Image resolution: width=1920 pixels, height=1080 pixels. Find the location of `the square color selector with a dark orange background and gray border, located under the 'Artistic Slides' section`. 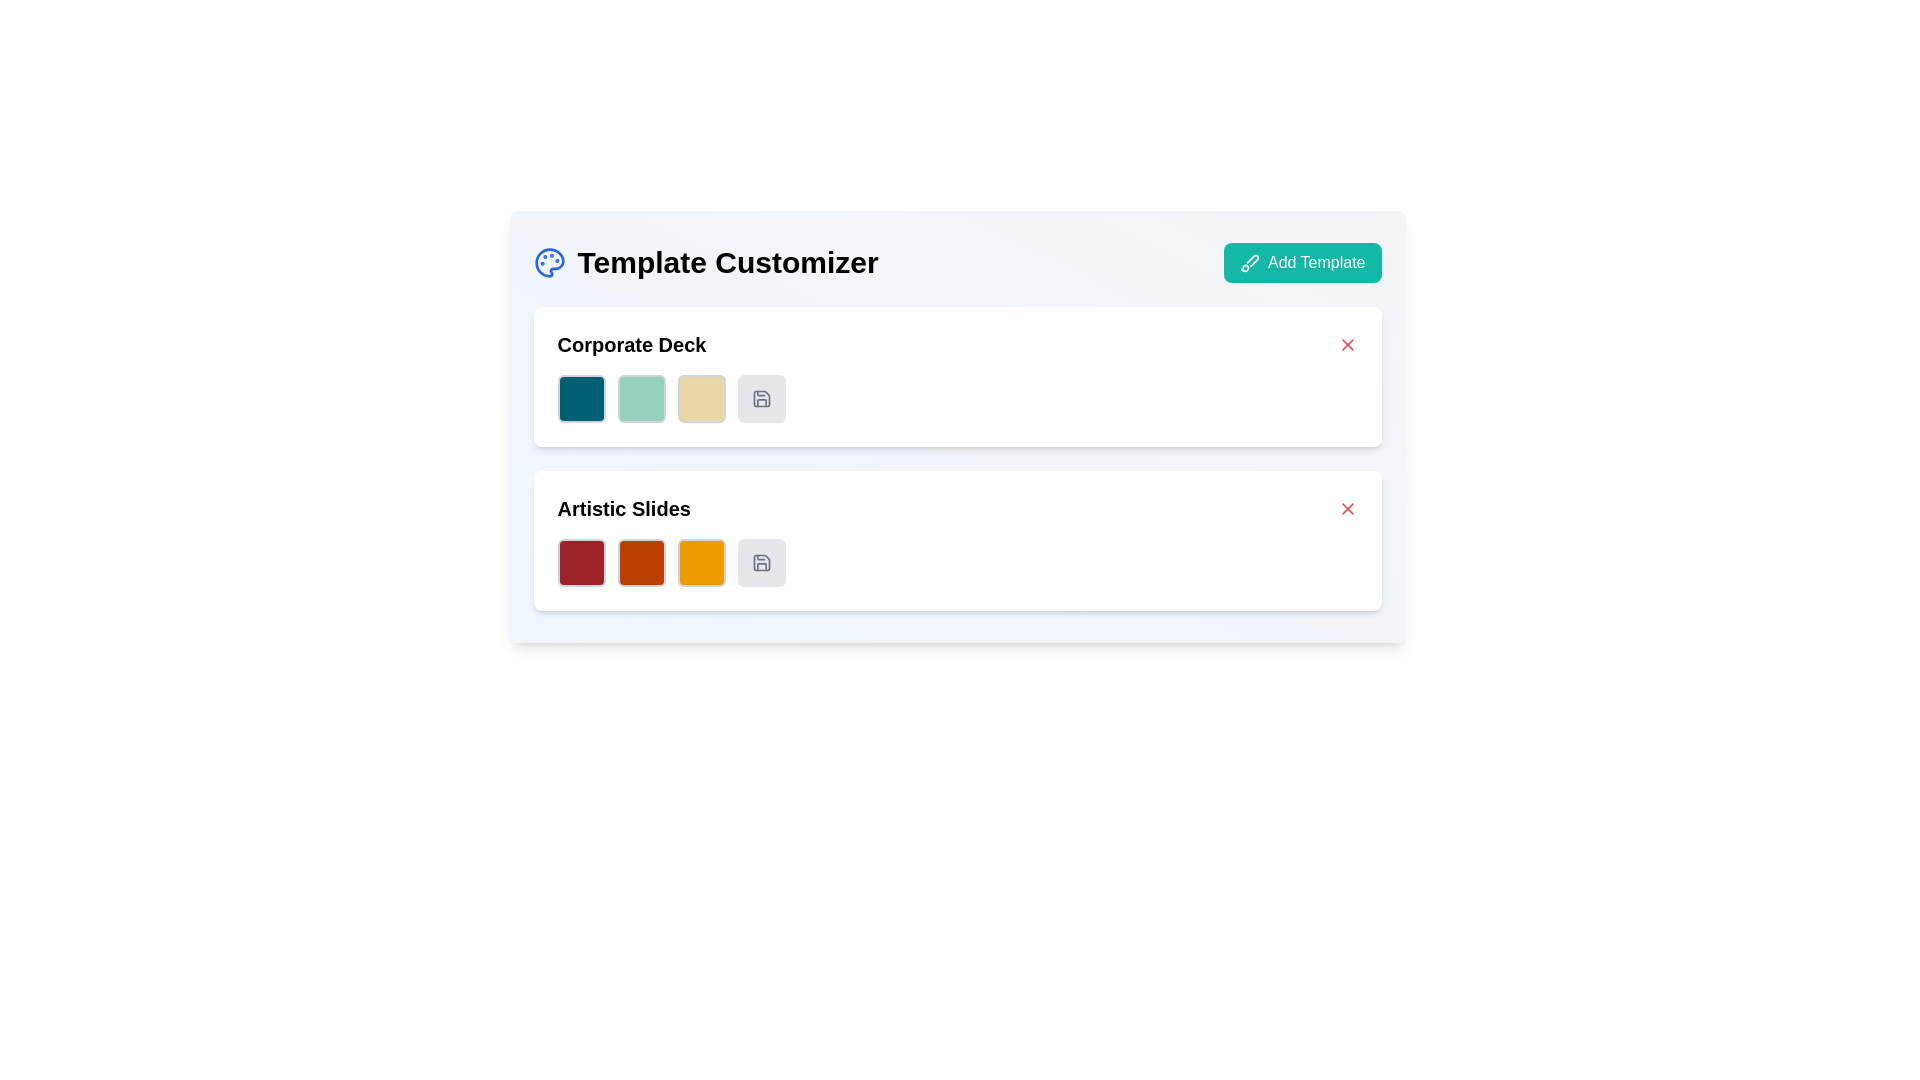

the square color selector with a dark orange background and gray border, located under the 'Artistic Slides' section is located at coordinates (641, 563).